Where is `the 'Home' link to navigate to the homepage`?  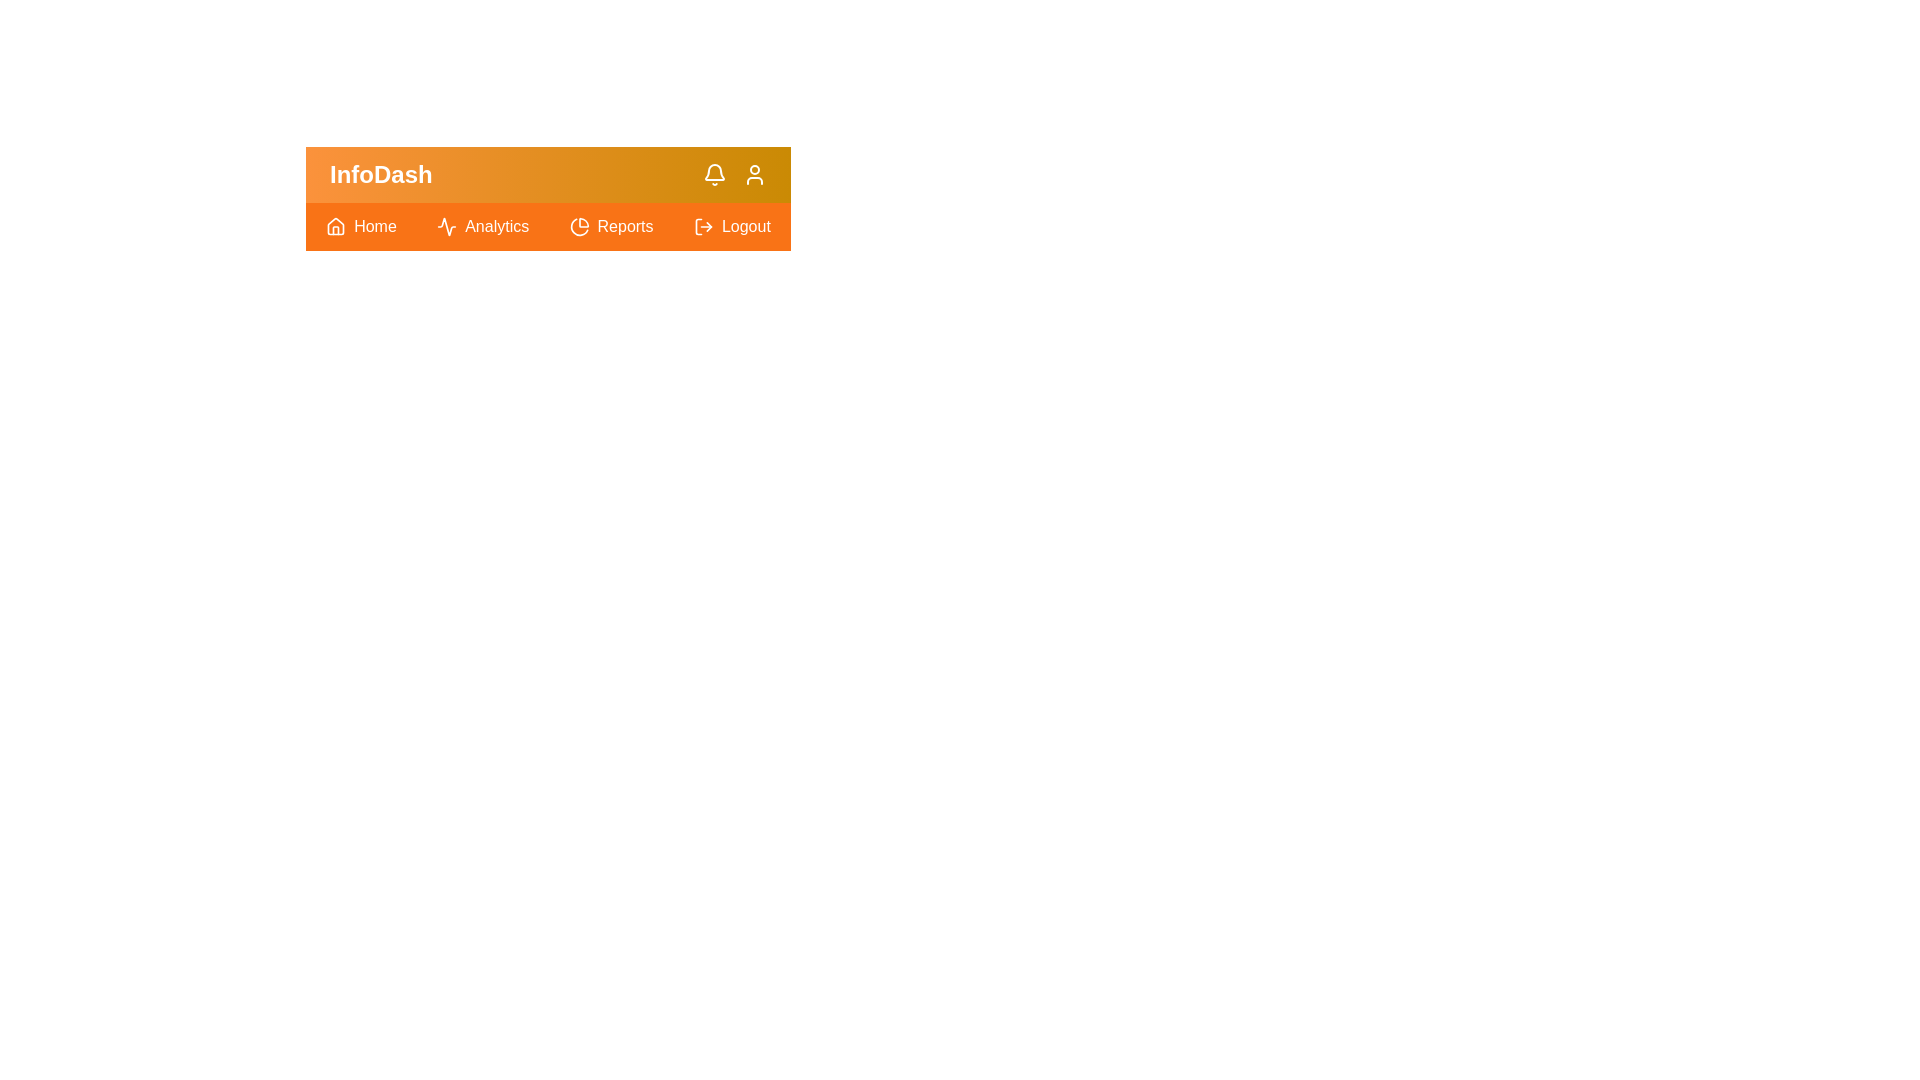
the 'Home' link to navigate to the homepage is located at coordinates (361, 226).